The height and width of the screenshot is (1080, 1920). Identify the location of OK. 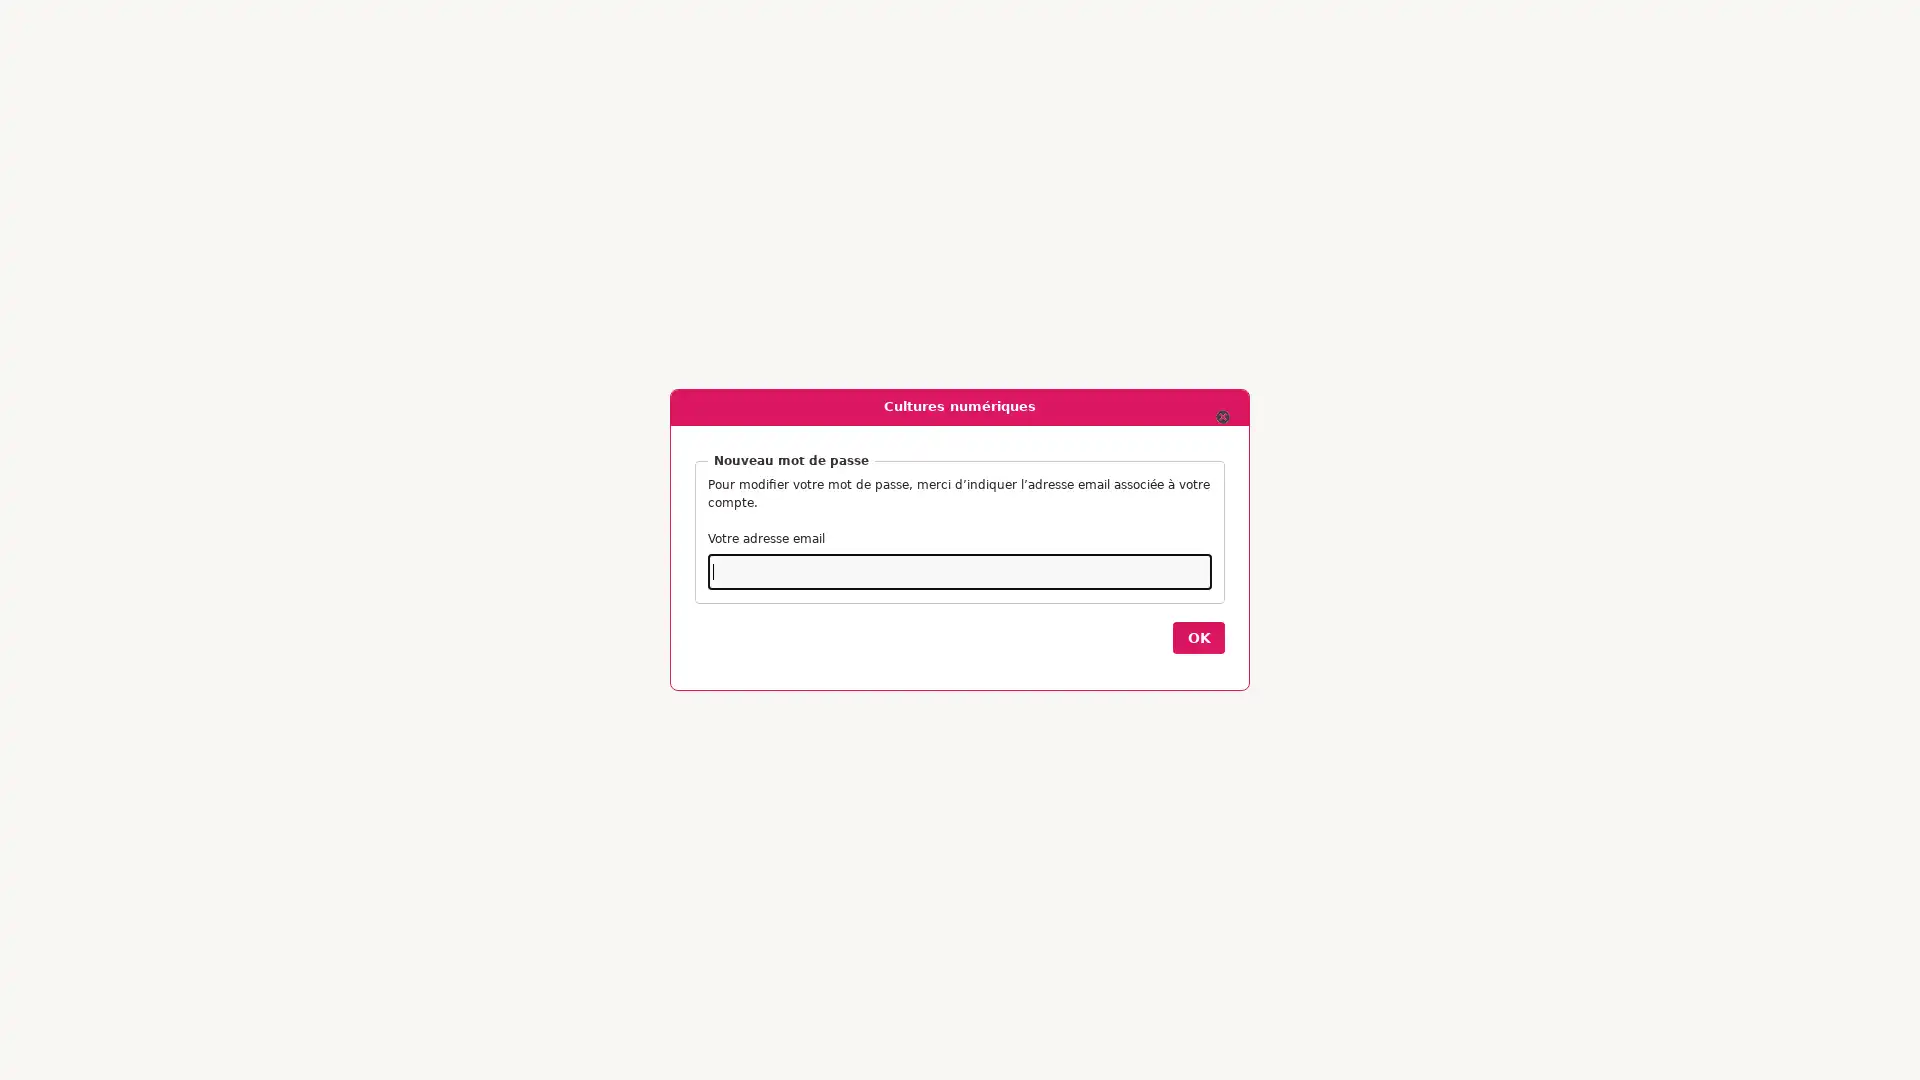
(1199, 637).